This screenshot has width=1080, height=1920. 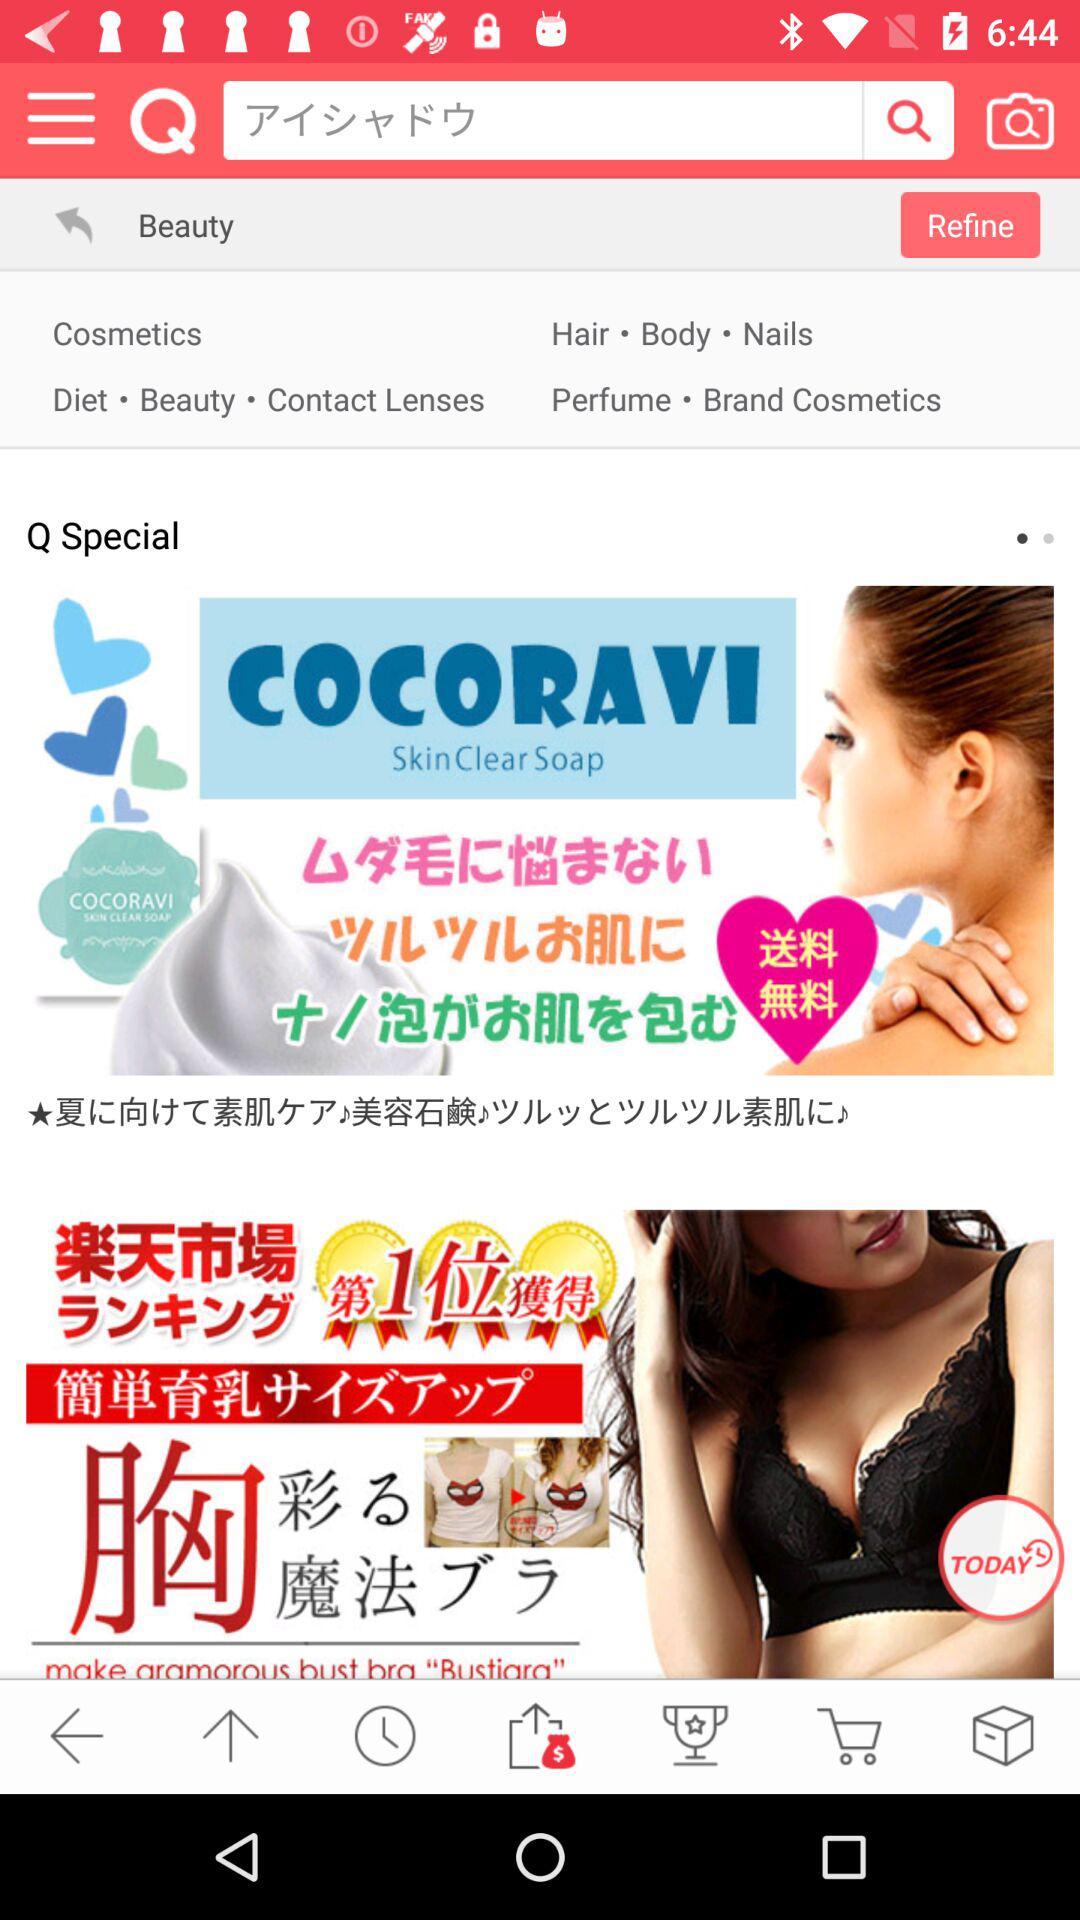 I want to click on the search icon, so click(x=907, y=119).